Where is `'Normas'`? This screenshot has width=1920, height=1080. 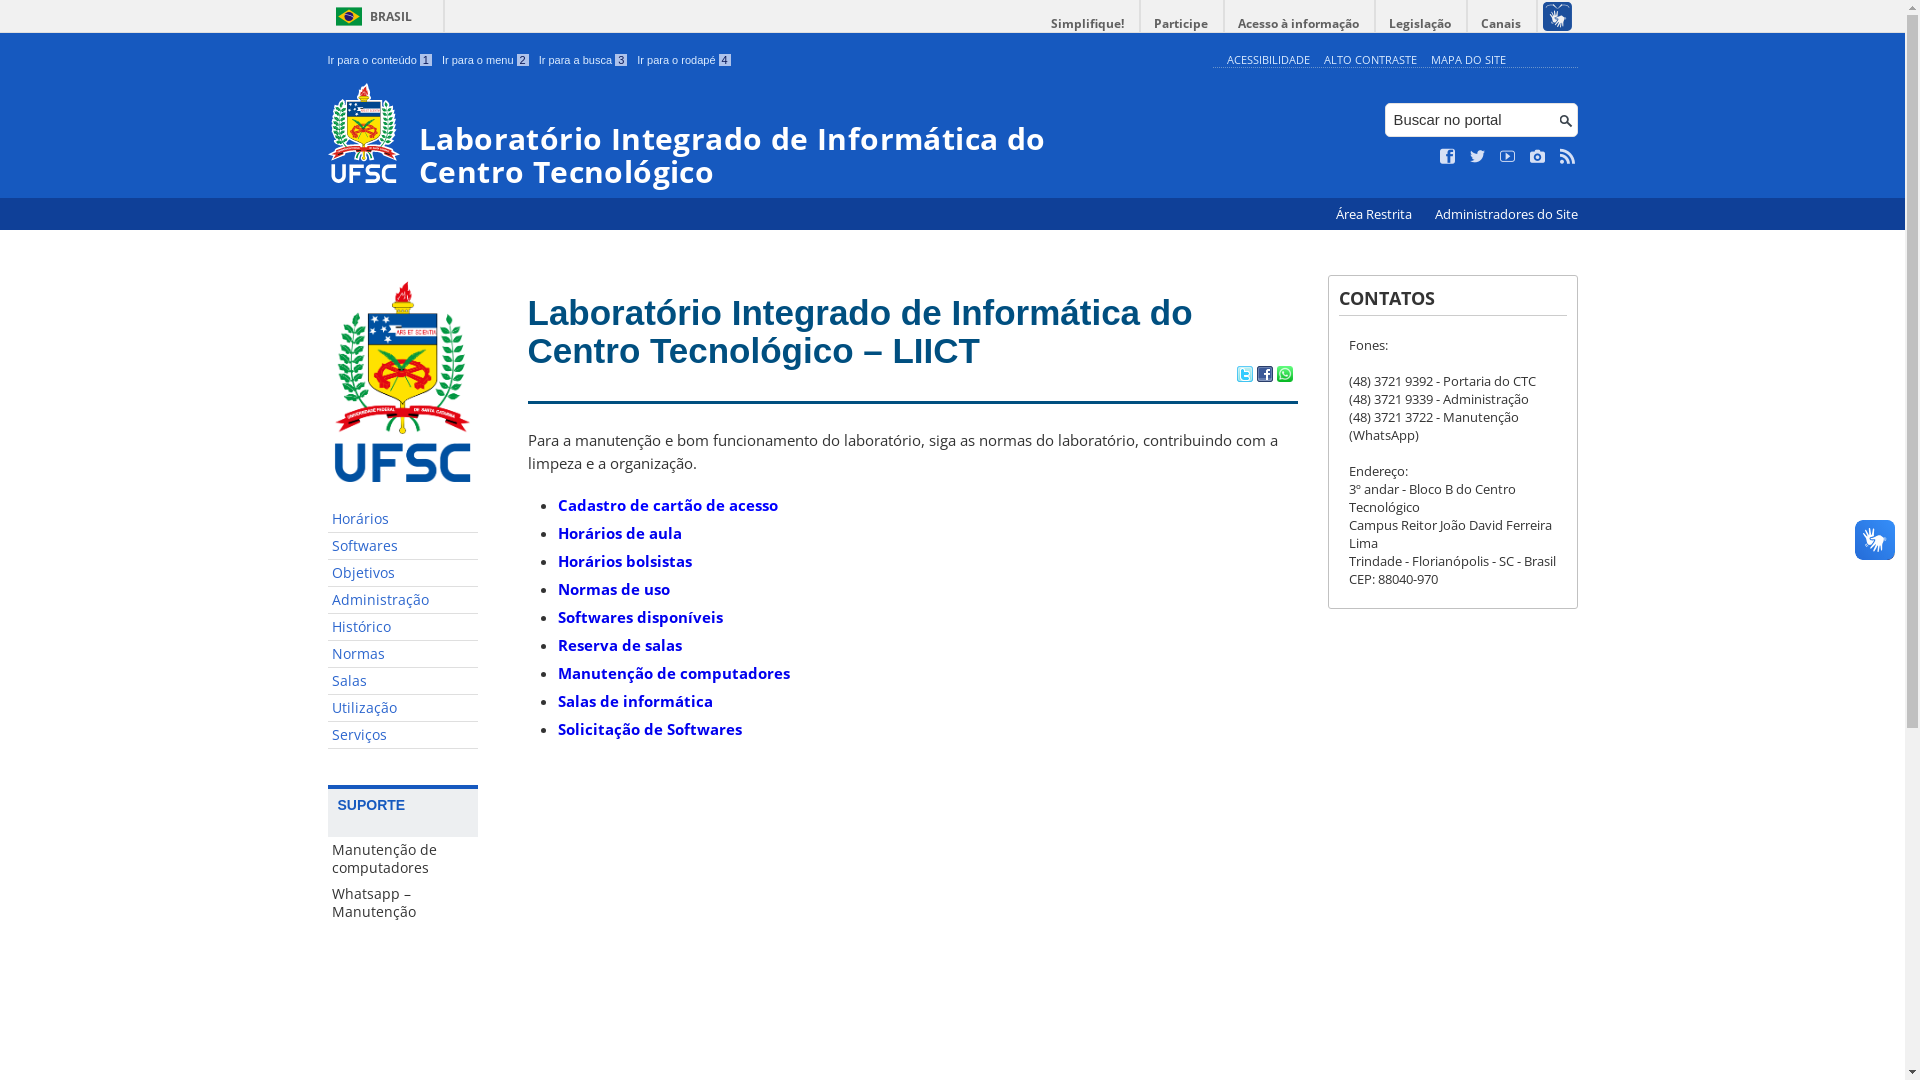 'Normas' is located at coordinates (402, 654).